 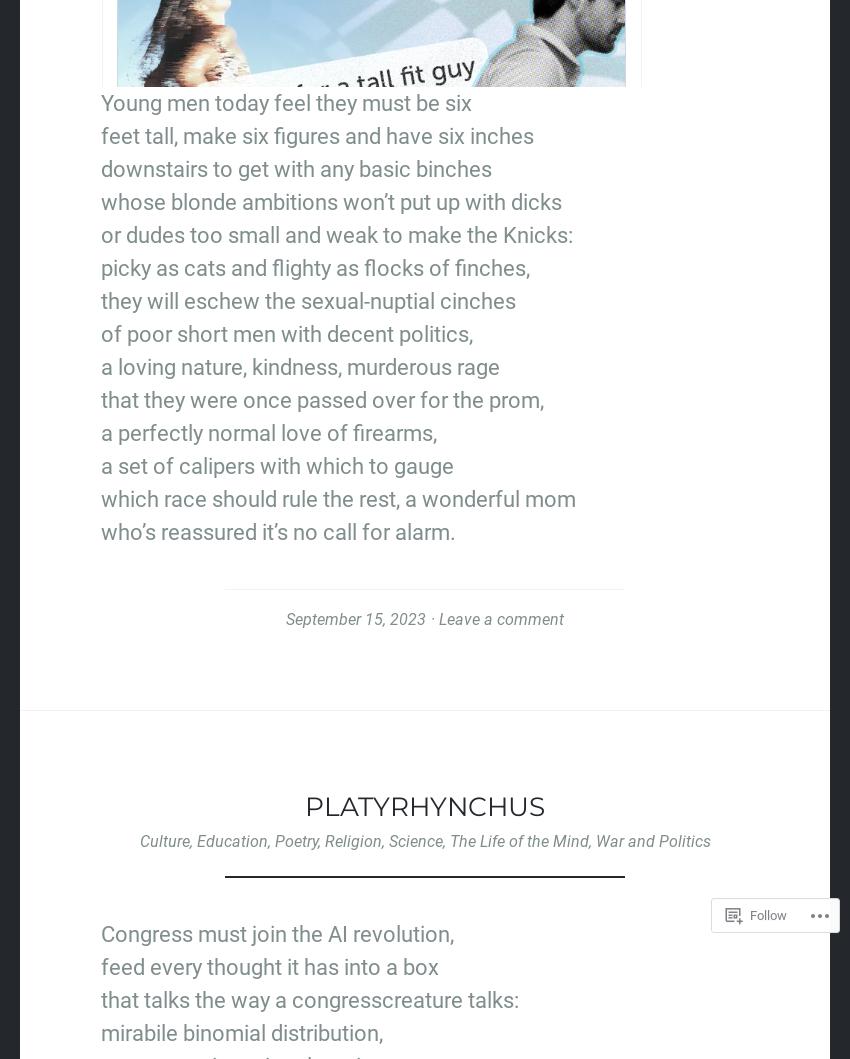 I want to click on 'that talks the way a congresscreature talks:', so click(x=309, y=999).